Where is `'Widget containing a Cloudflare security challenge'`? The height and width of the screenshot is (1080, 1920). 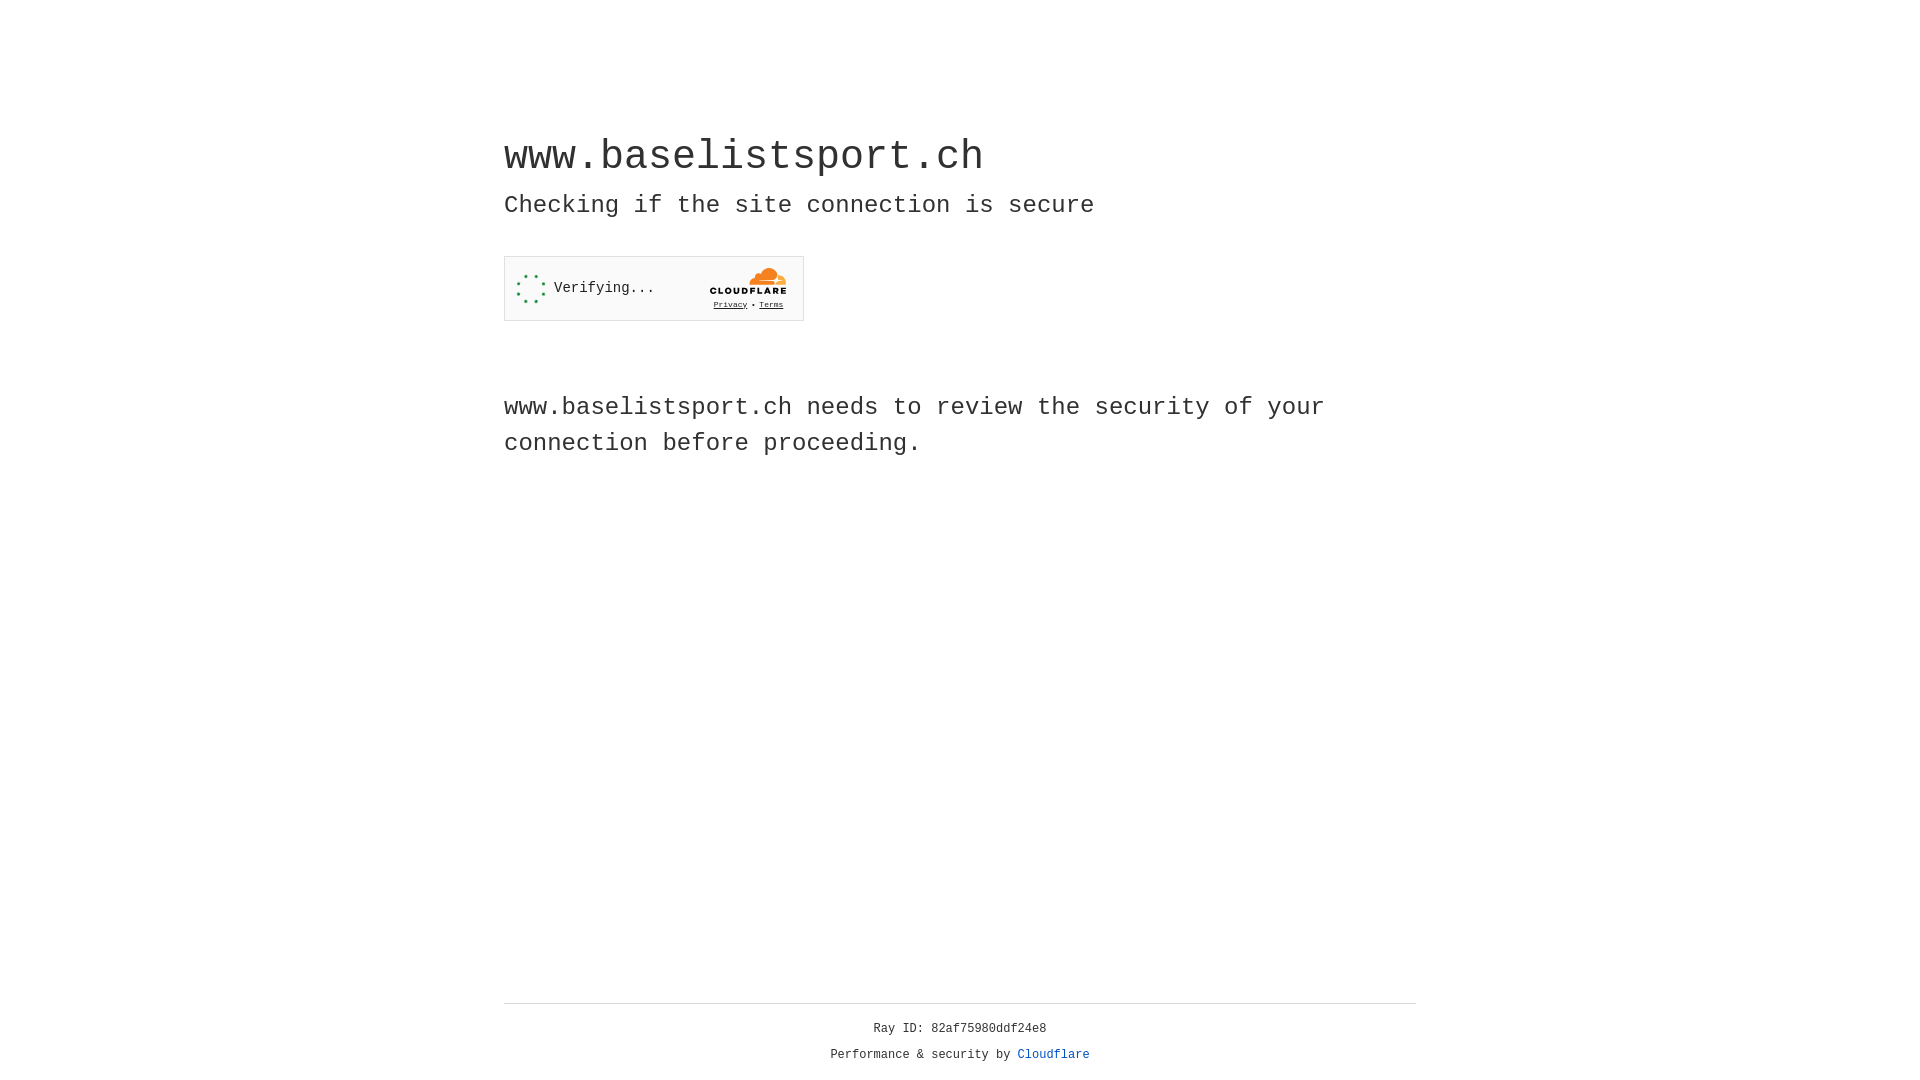
'Widget containing a Cloudflare security challenge' is located at coordinates (653, 288).